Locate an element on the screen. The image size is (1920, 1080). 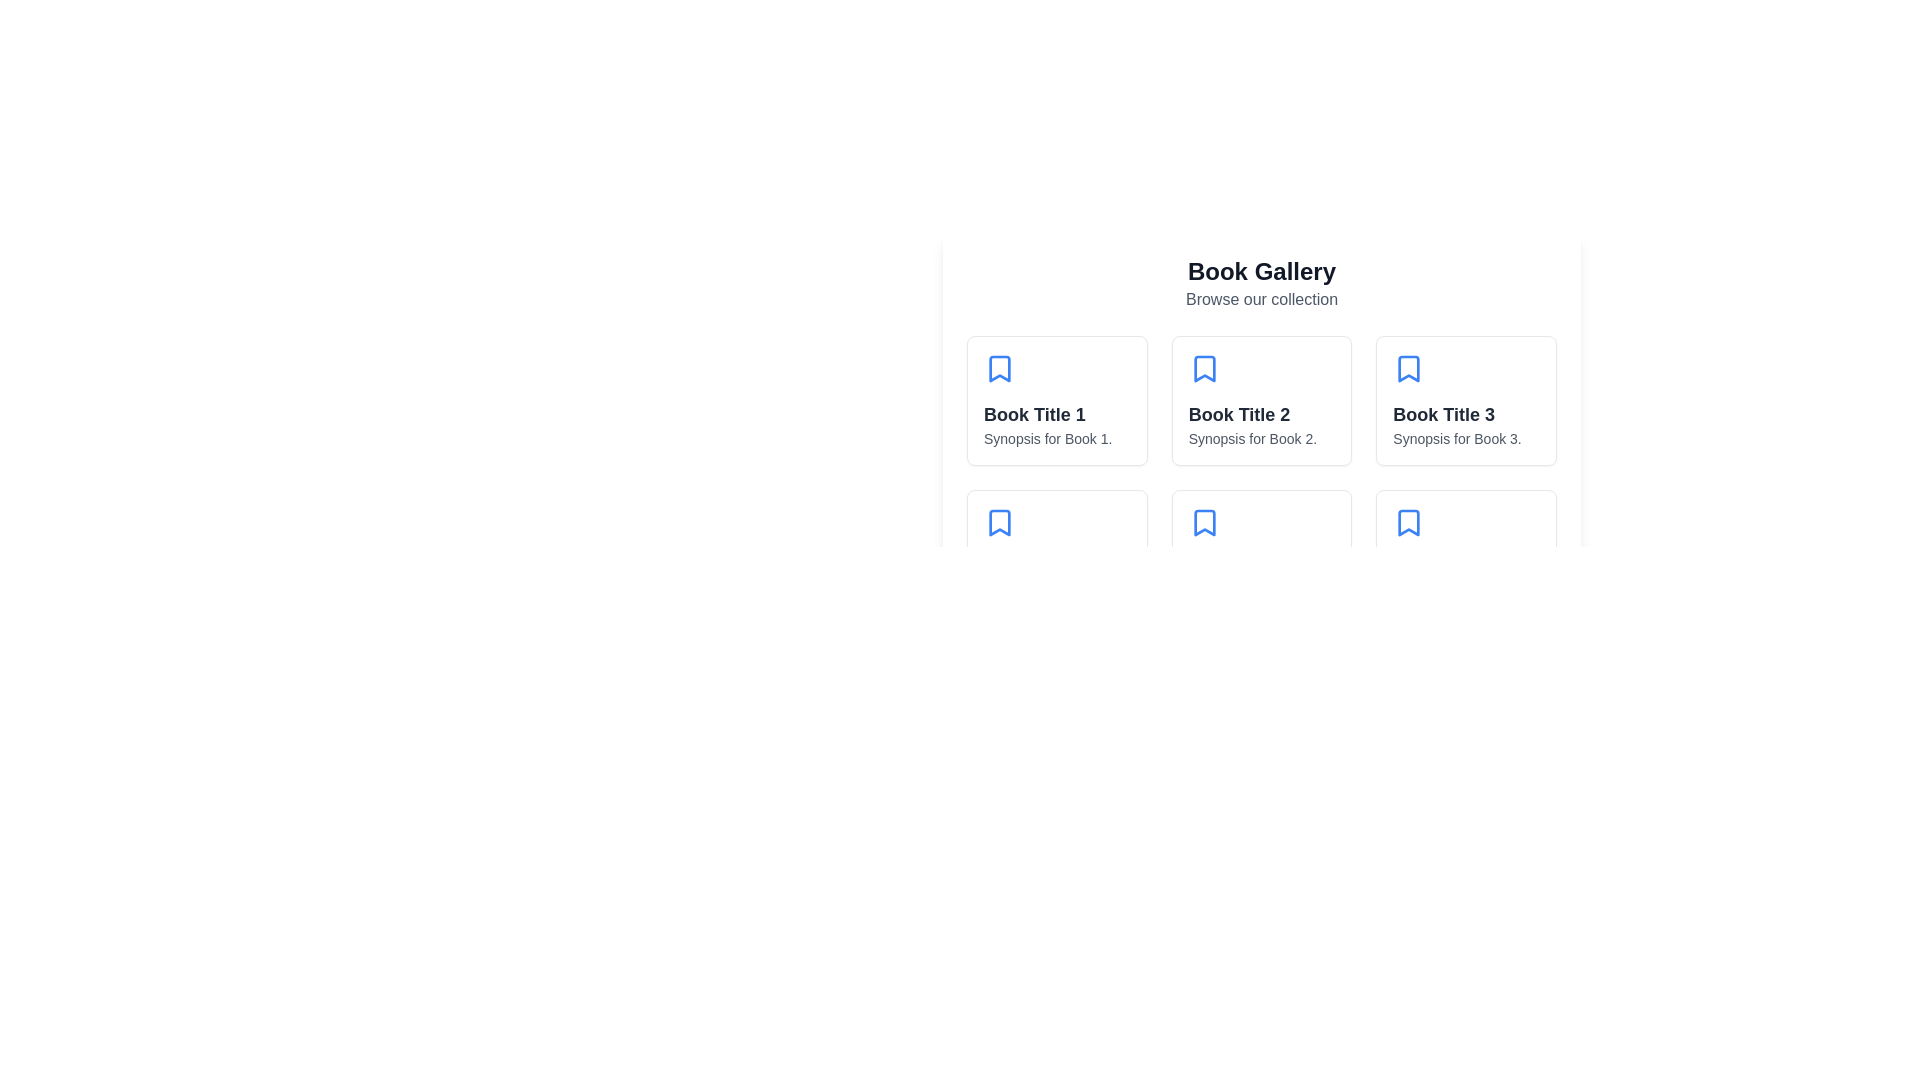
around the descriptive subtitle element located beneath the 'Book Gallery' title to facilitate navigation is located at coordinates (1261, 300).